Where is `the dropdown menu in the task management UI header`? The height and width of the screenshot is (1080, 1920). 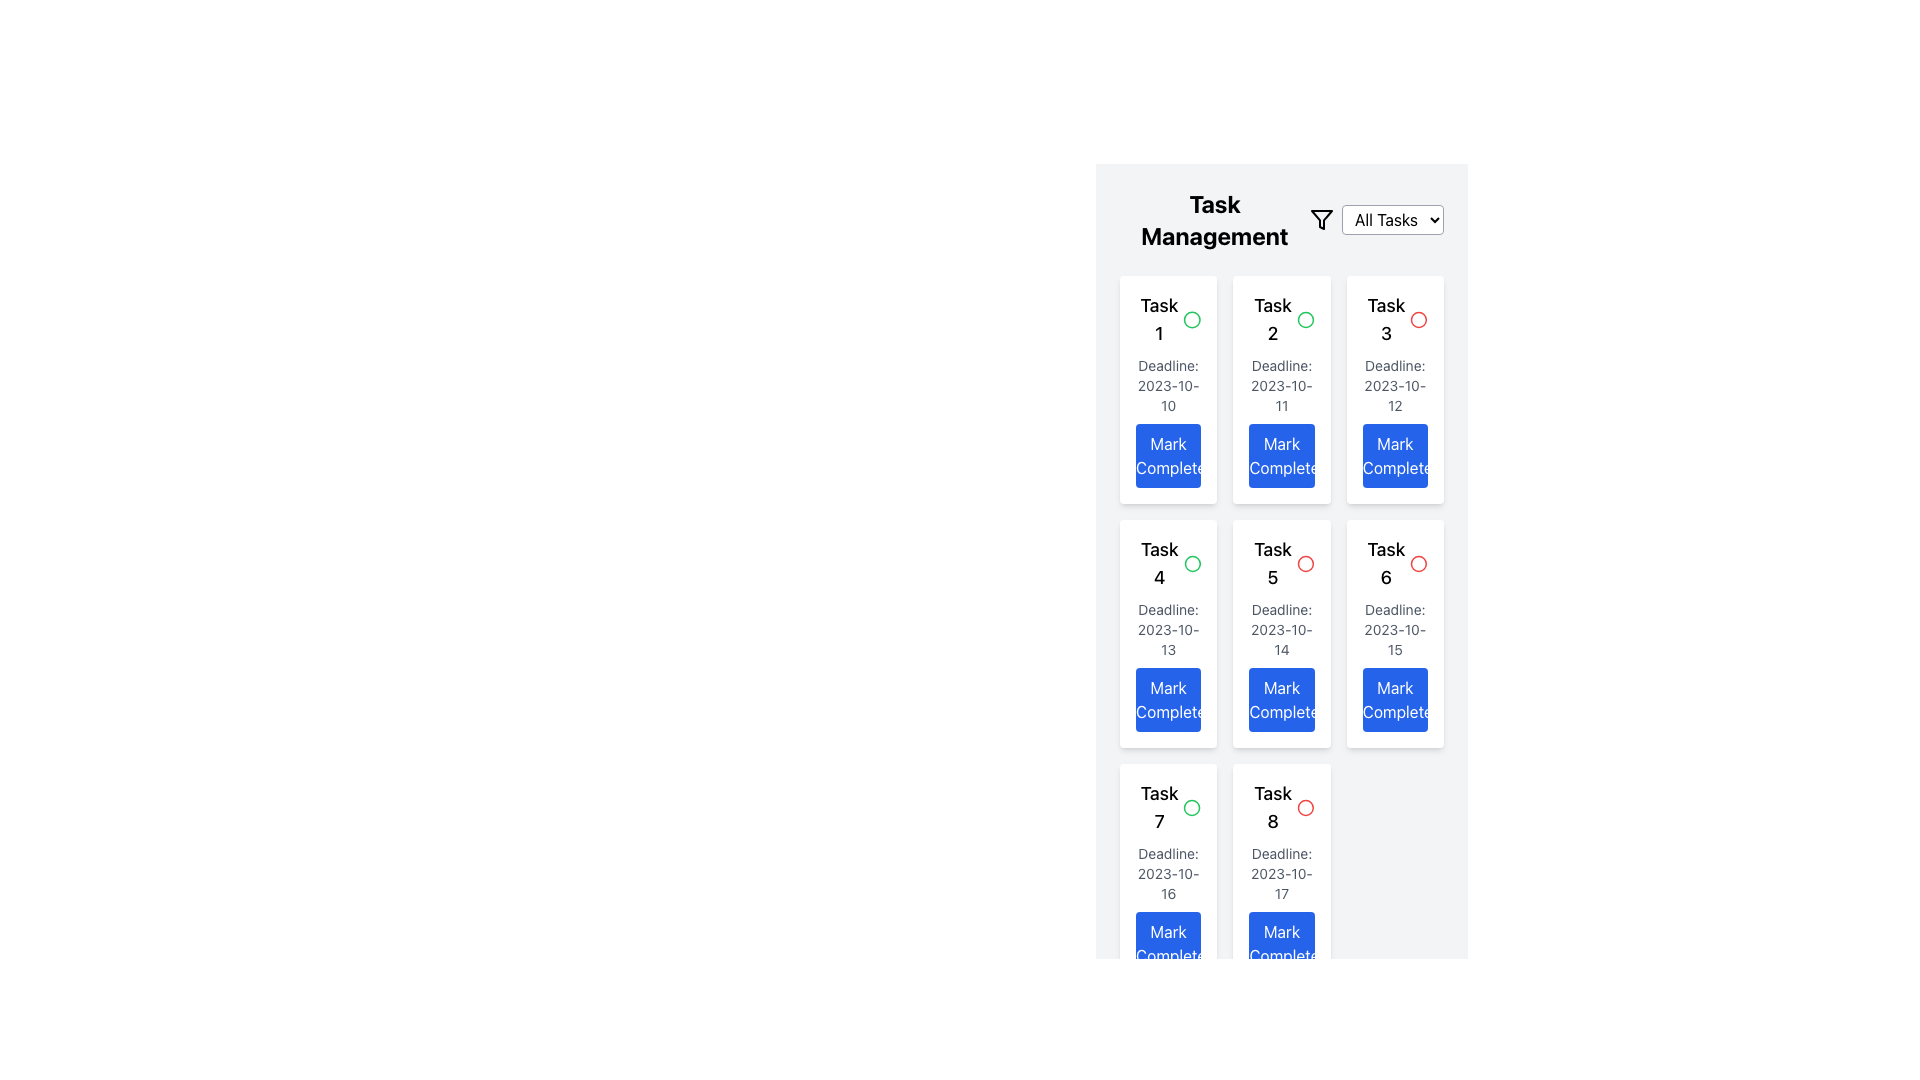 the dropdown menu in the task management UI header is located at coordinates (1281, 219).